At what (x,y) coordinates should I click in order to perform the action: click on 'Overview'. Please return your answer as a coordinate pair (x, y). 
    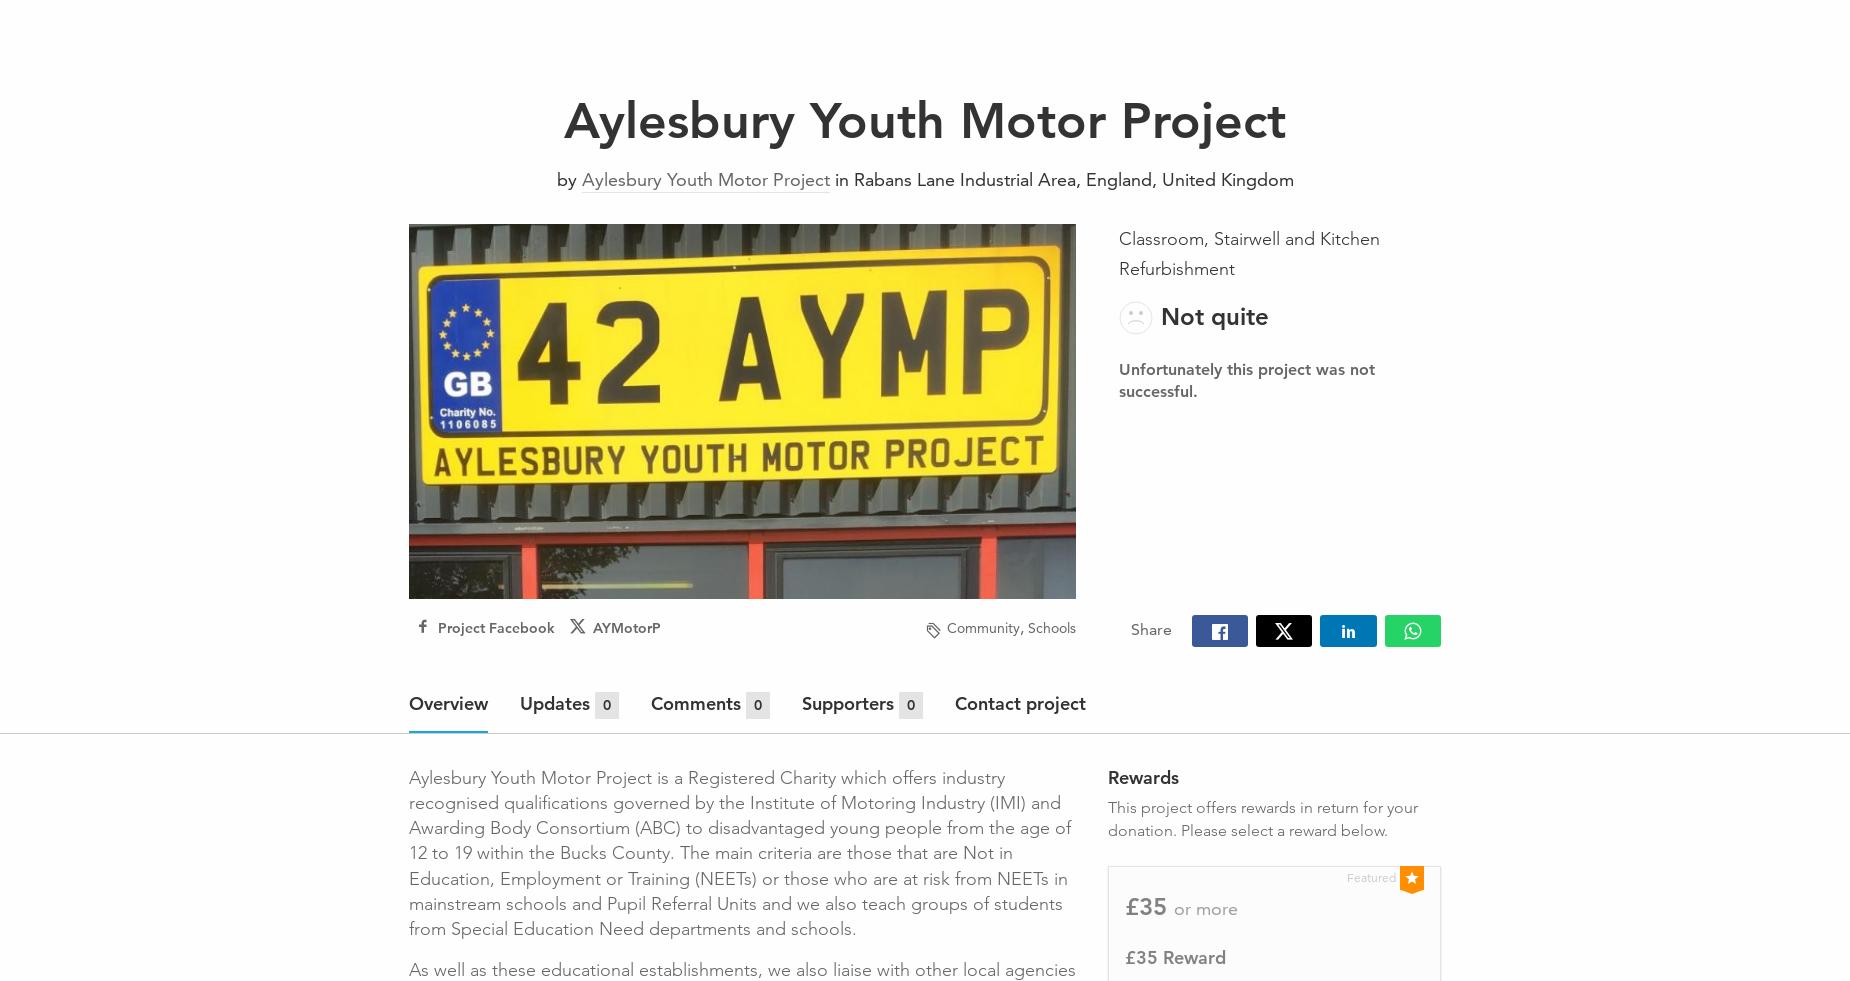
    Looking at the image, I should click on (408, 702).